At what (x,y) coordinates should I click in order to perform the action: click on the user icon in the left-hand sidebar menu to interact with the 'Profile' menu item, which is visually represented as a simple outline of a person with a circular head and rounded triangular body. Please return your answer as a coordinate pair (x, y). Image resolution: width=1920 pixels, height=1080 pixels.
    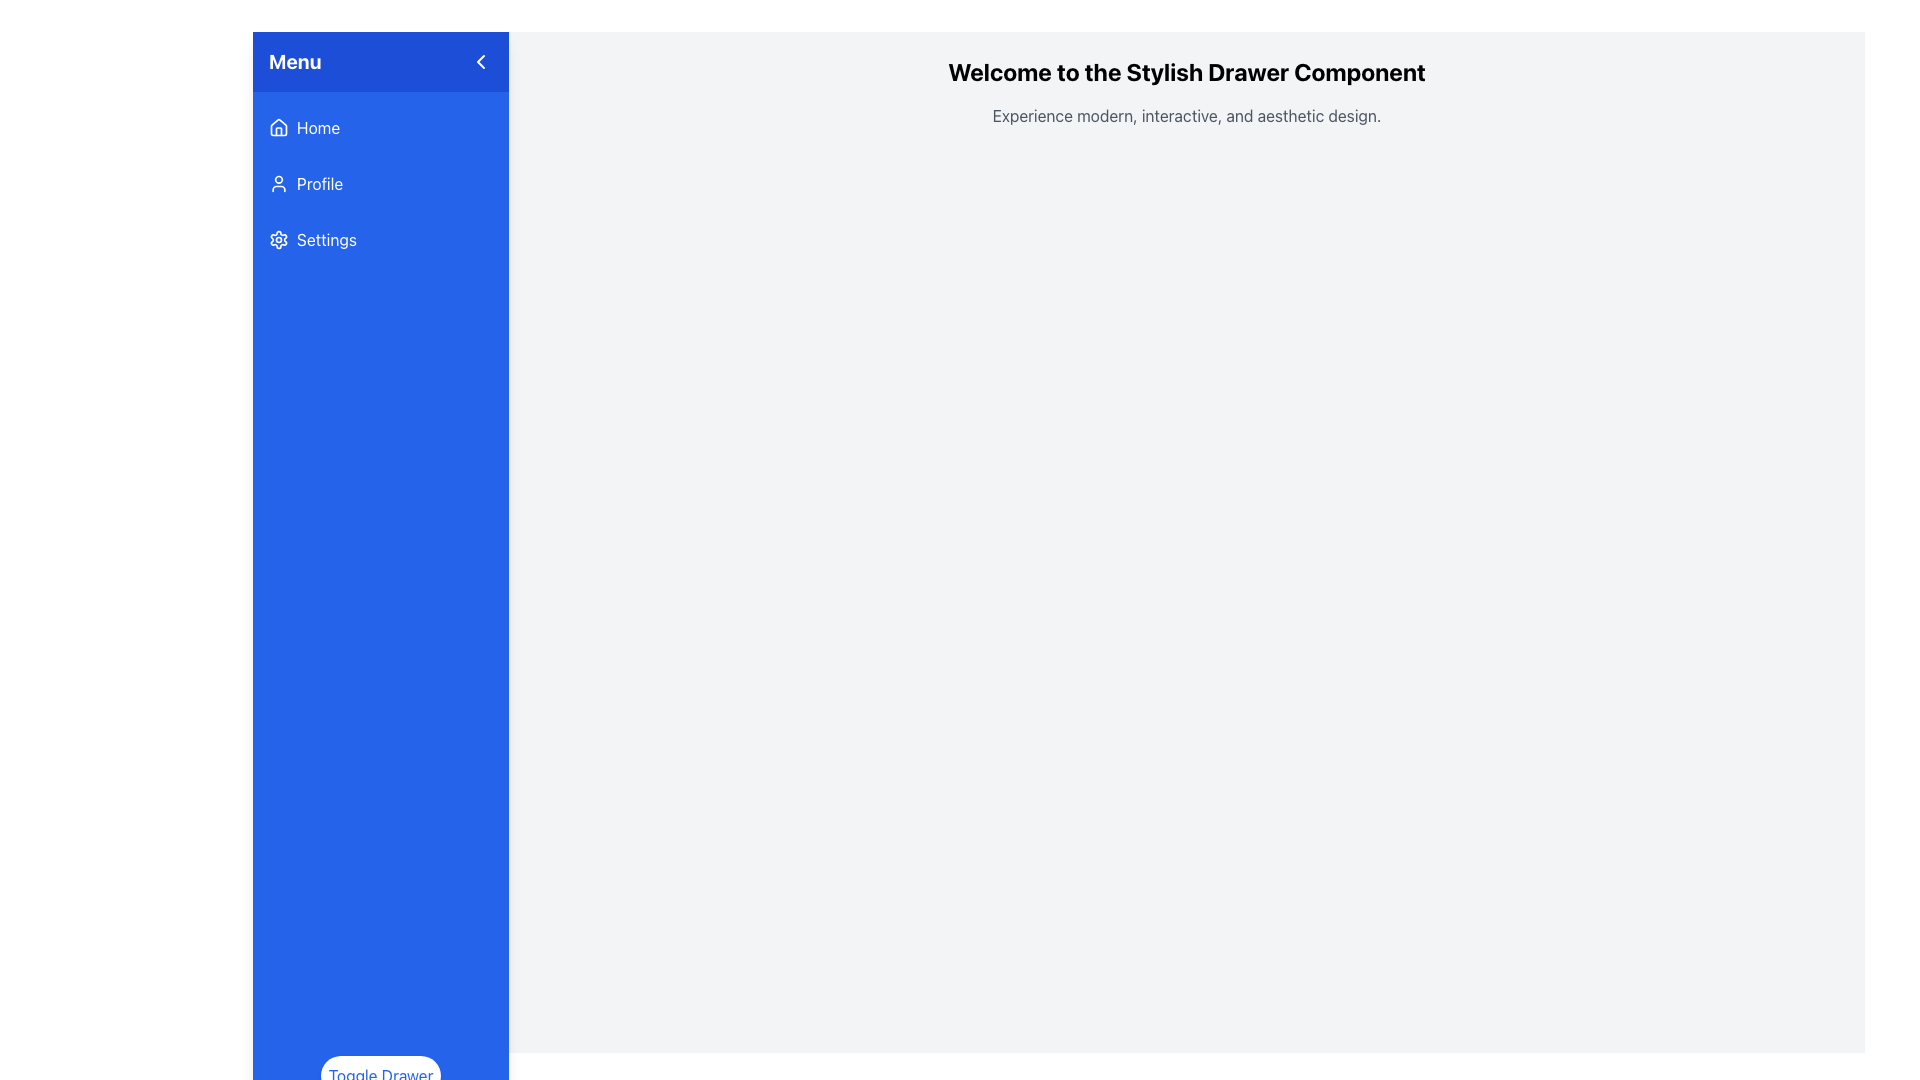
    Looking at the image, I should click on (277, 184).